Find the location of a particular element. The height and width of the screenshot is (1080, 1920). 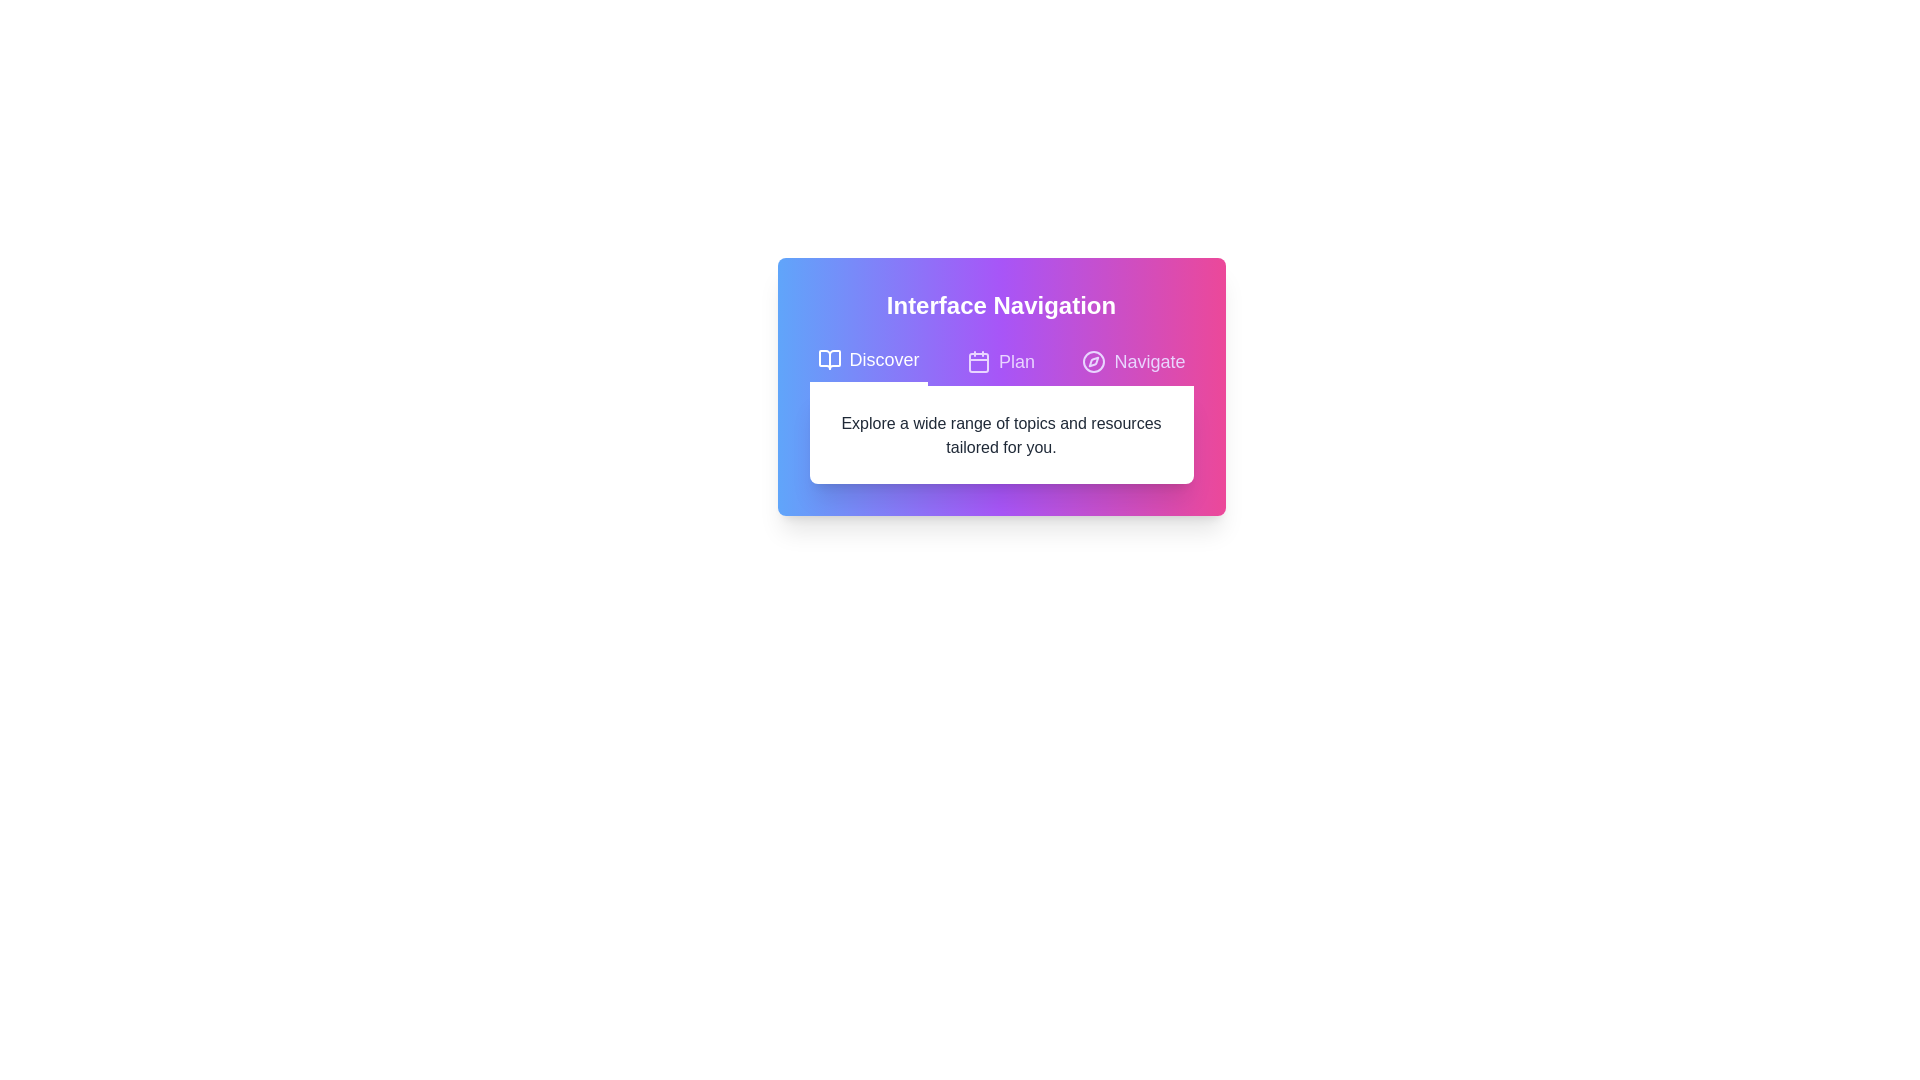

the Decorative component of the calendar icon, which is centrally located at the second button labeled 'Plan' in the interface navigation is located at coordinates (979, 362).